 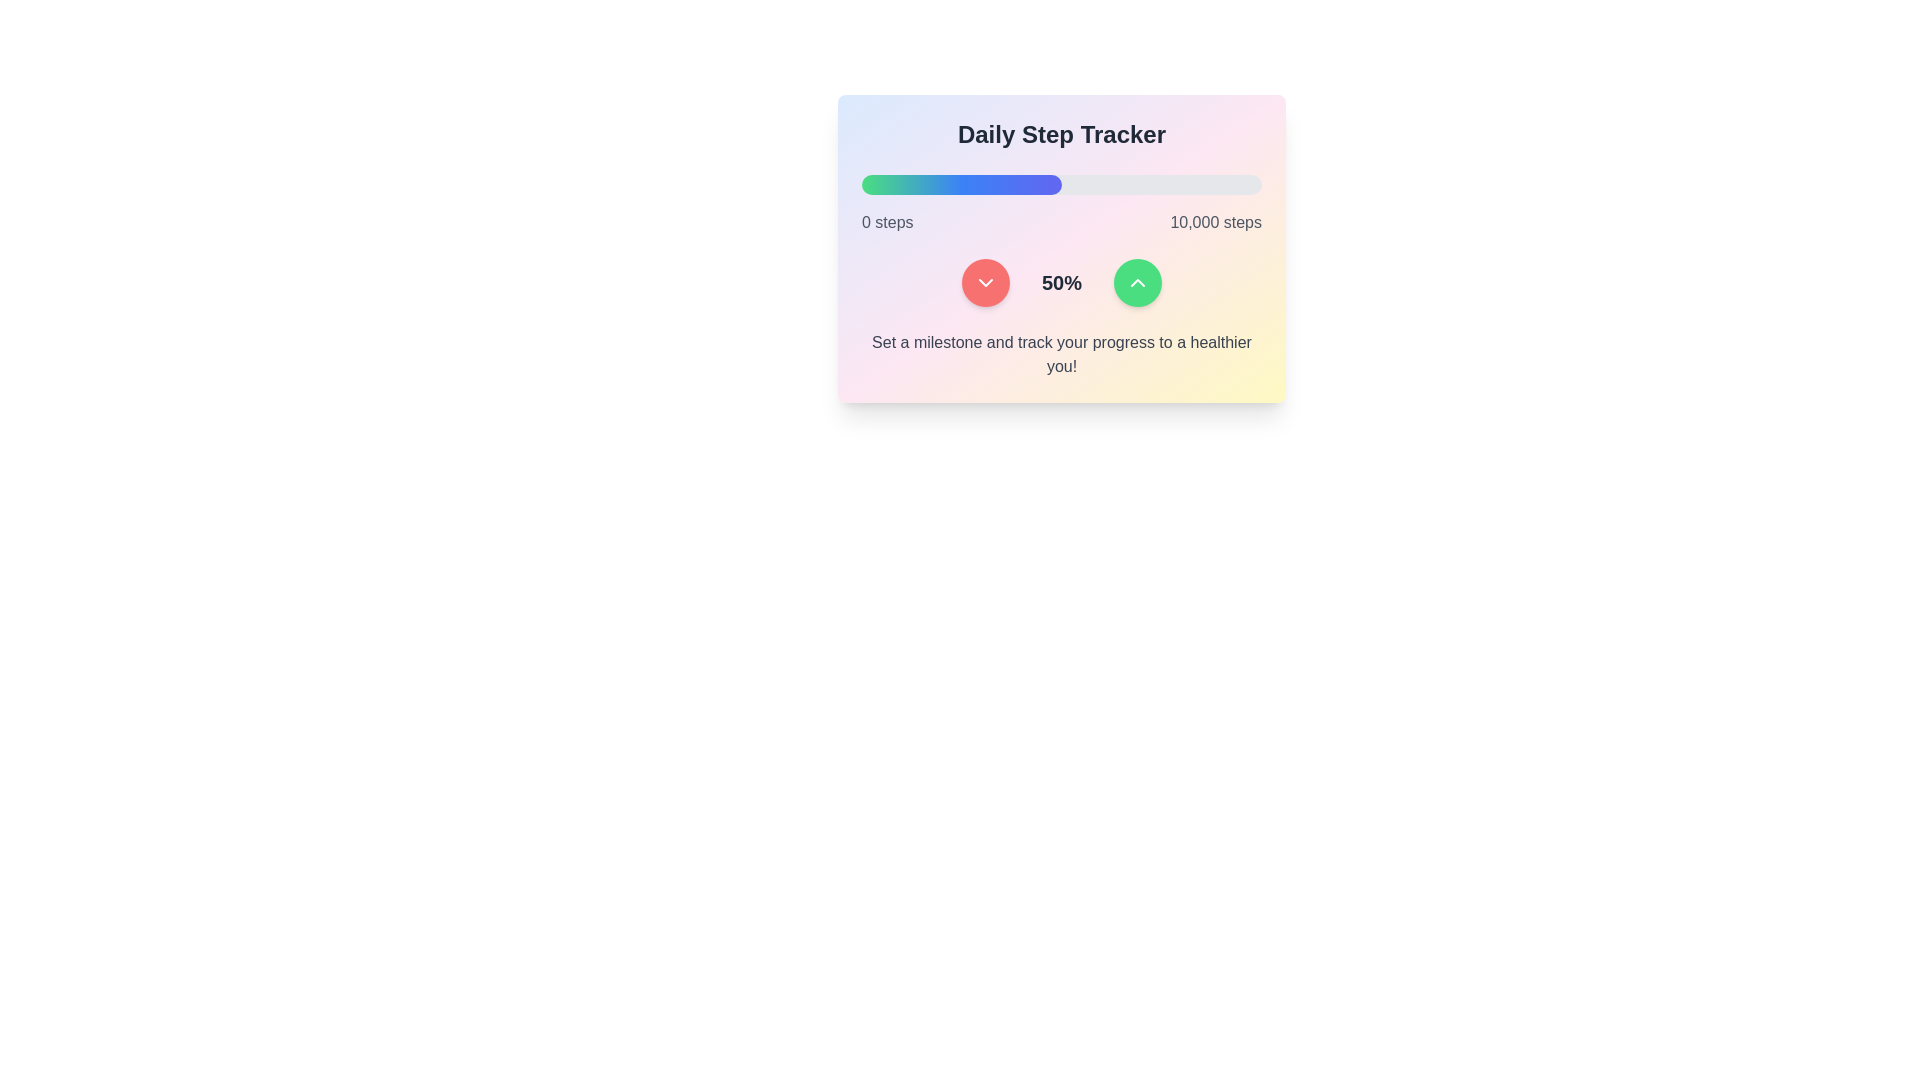 What do you see at coordinates (985, 282) in the screenshot?
I see `the circular button with a red background and white downward chevron, located to the left of the text '50%` at bounding box center [985, 282].